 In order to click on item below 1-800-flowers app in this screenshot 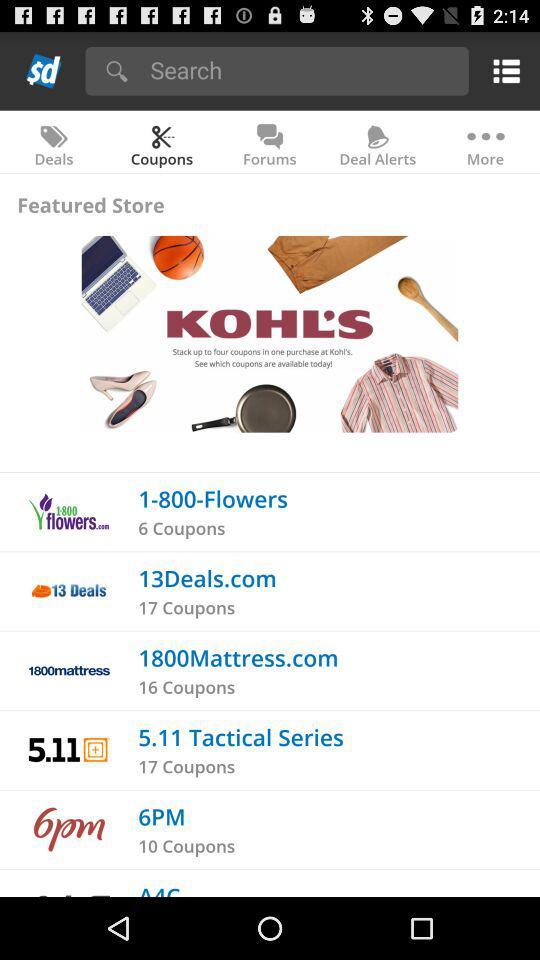, I will do `click(181, 527)`.